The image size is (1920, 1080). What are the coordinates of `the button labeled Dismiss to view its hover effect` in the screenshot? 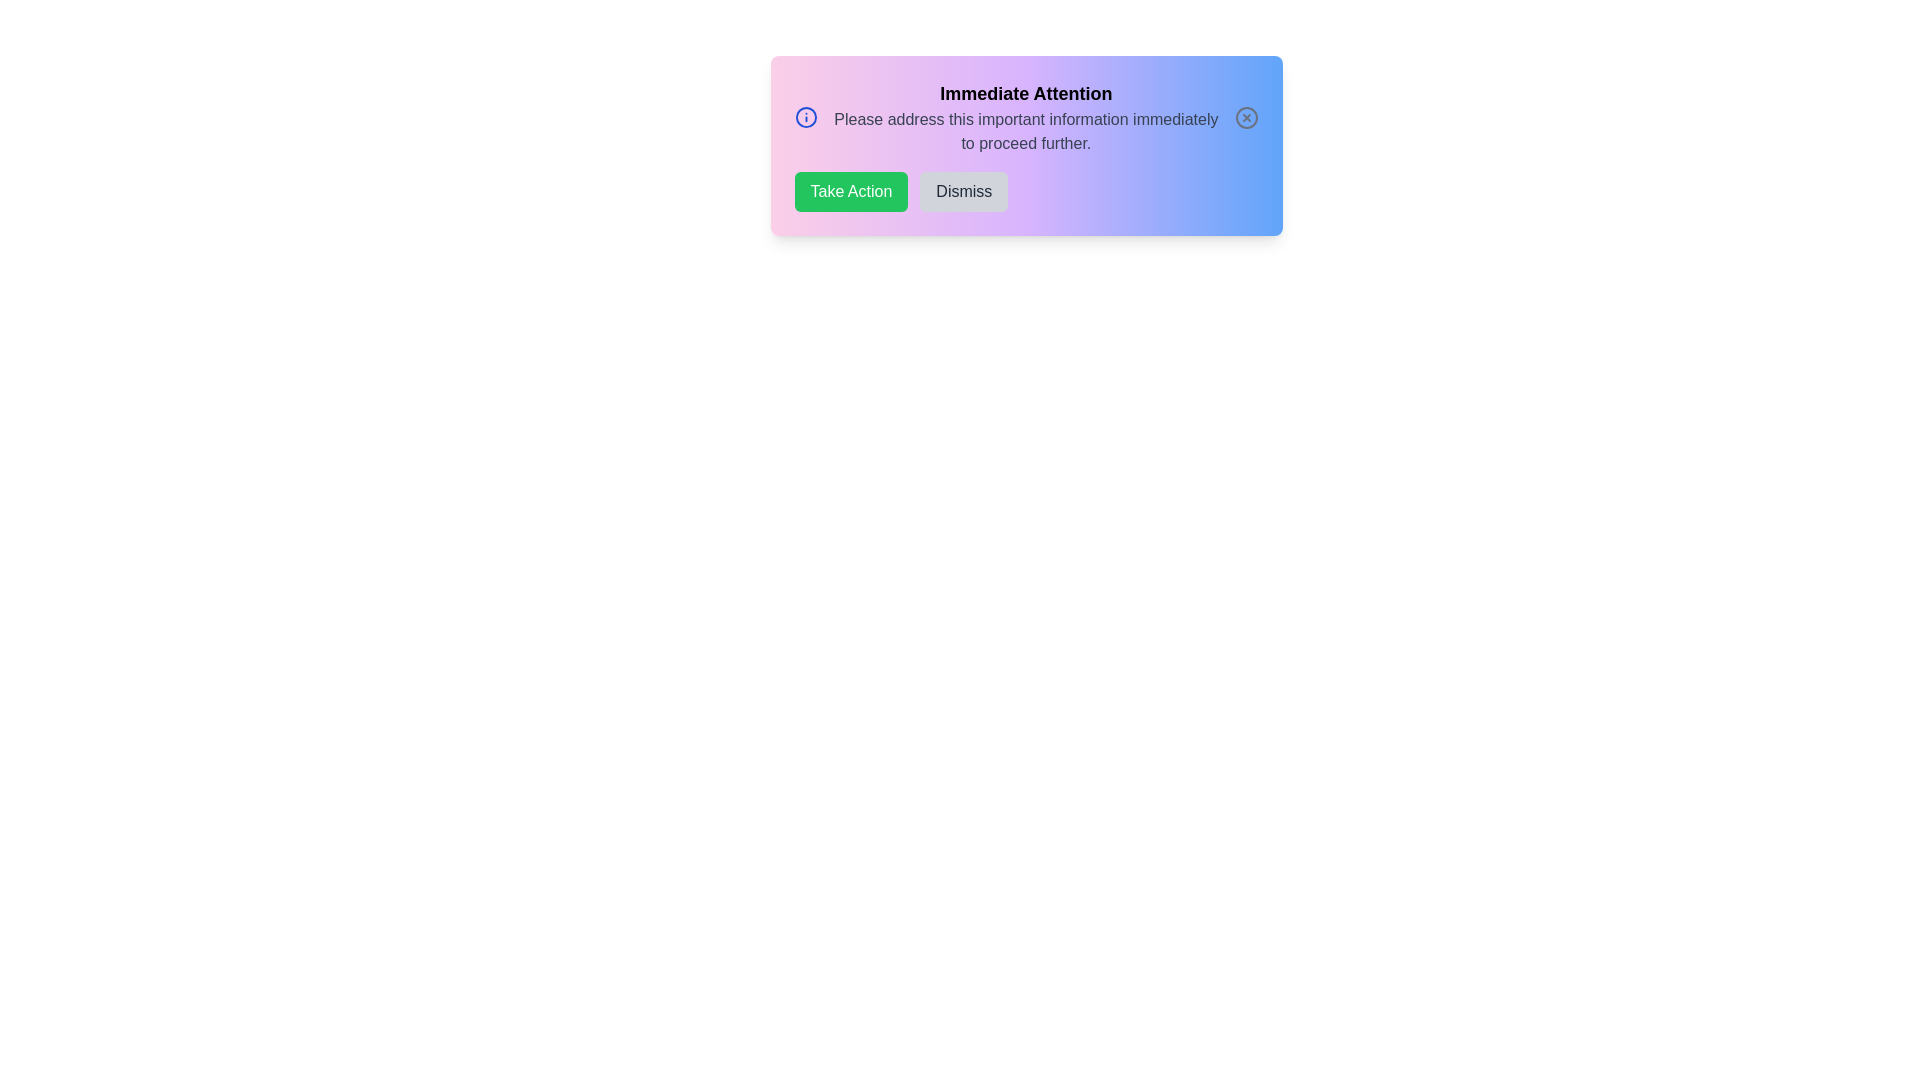 It's located at (964, 192).